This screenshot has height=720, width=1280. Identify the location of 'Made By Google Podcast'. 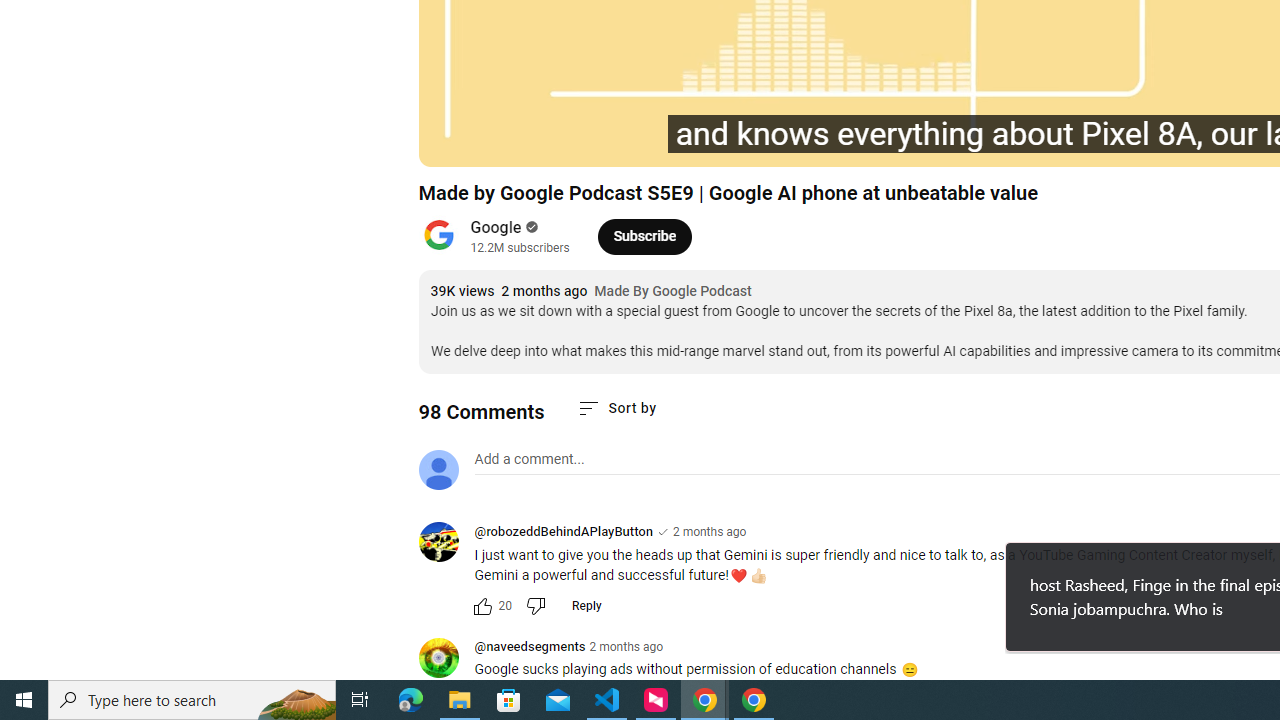
(673, 291).